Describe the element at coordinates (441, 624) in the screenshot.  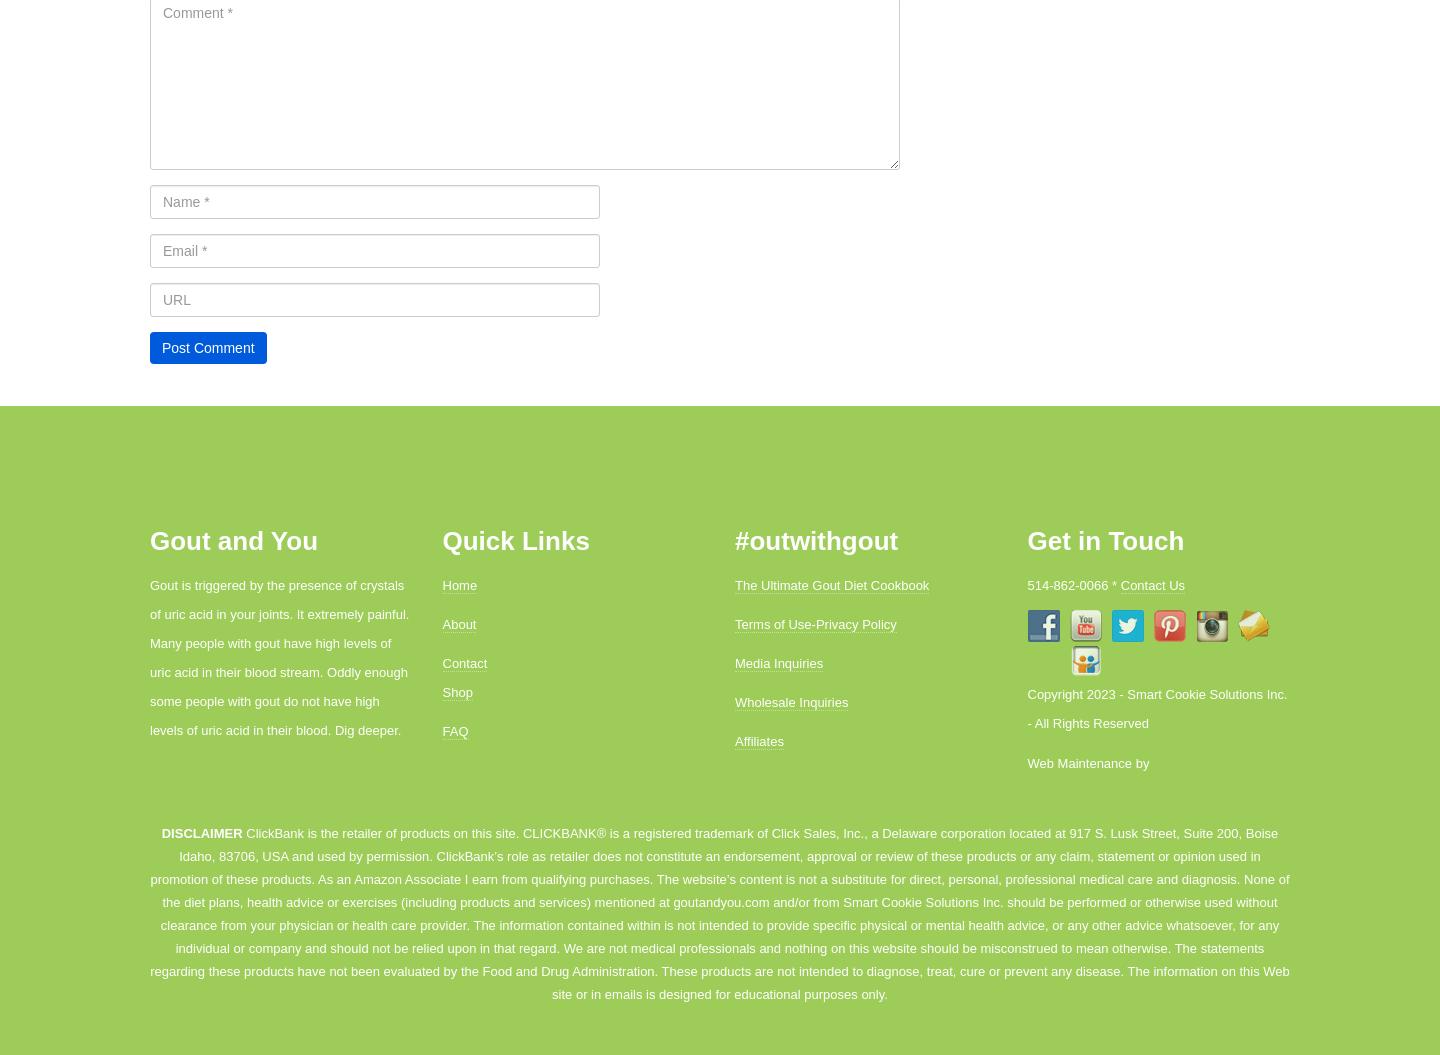
I see `'About'` at that location.